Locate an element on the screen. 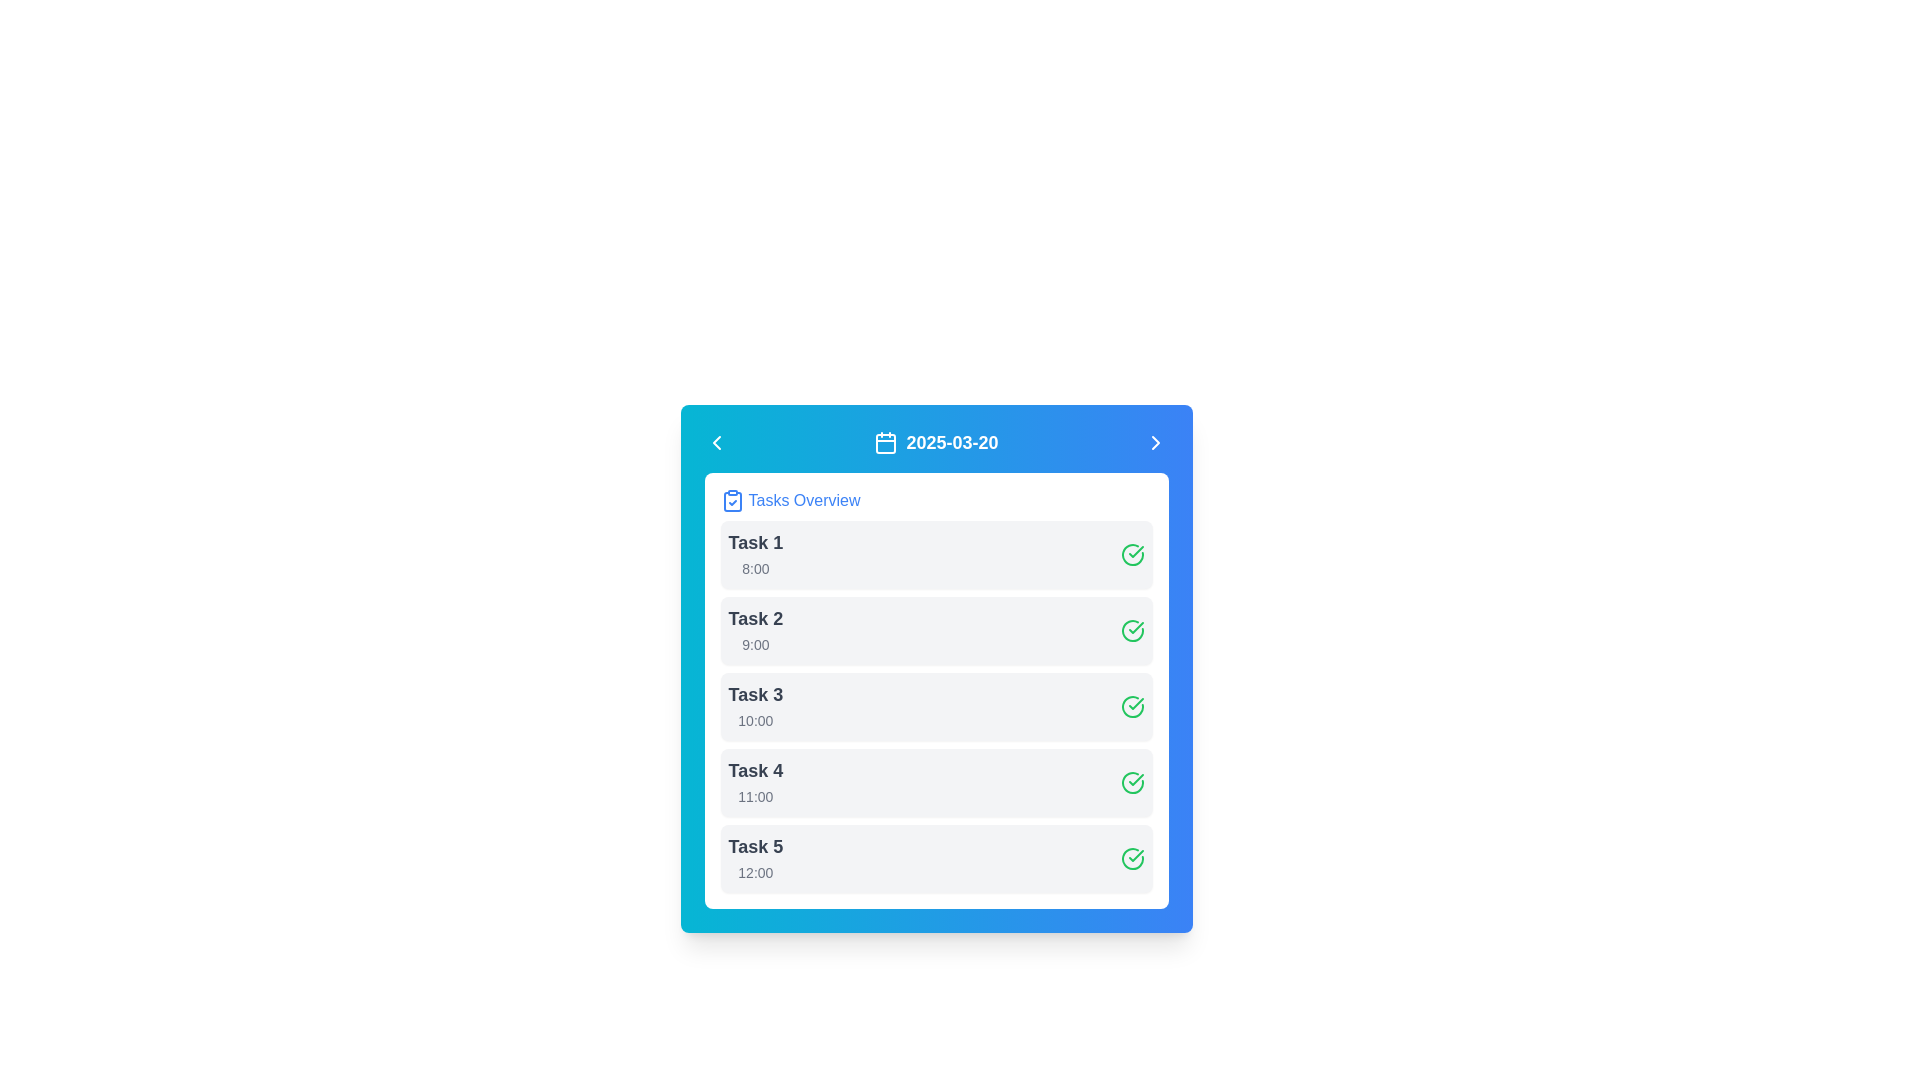  the text label displaying '12:00', which is styled in gray and located to the right of 'Task 5' in the fifth row of the task list interface is located at coordinates (754, 871).